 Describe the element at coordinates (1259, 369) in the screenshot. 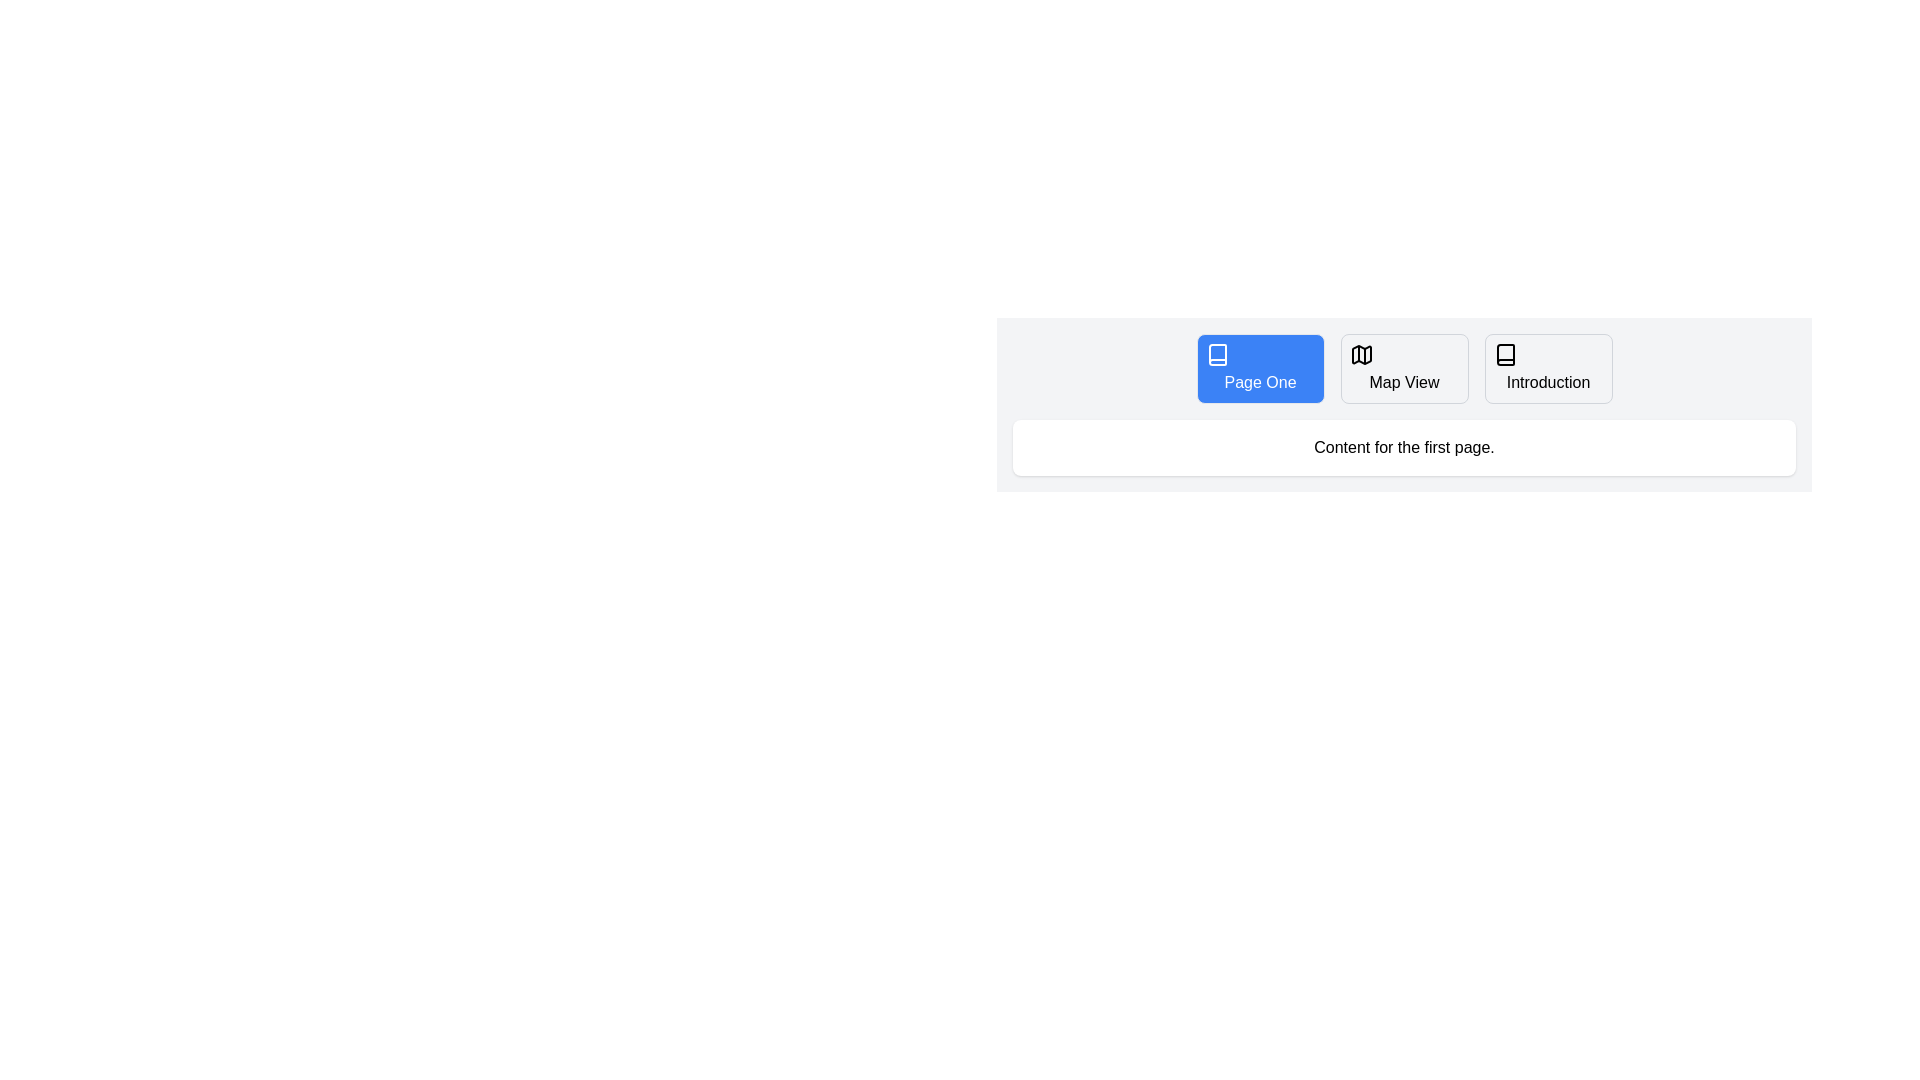

I see `the navigation button` at that location.